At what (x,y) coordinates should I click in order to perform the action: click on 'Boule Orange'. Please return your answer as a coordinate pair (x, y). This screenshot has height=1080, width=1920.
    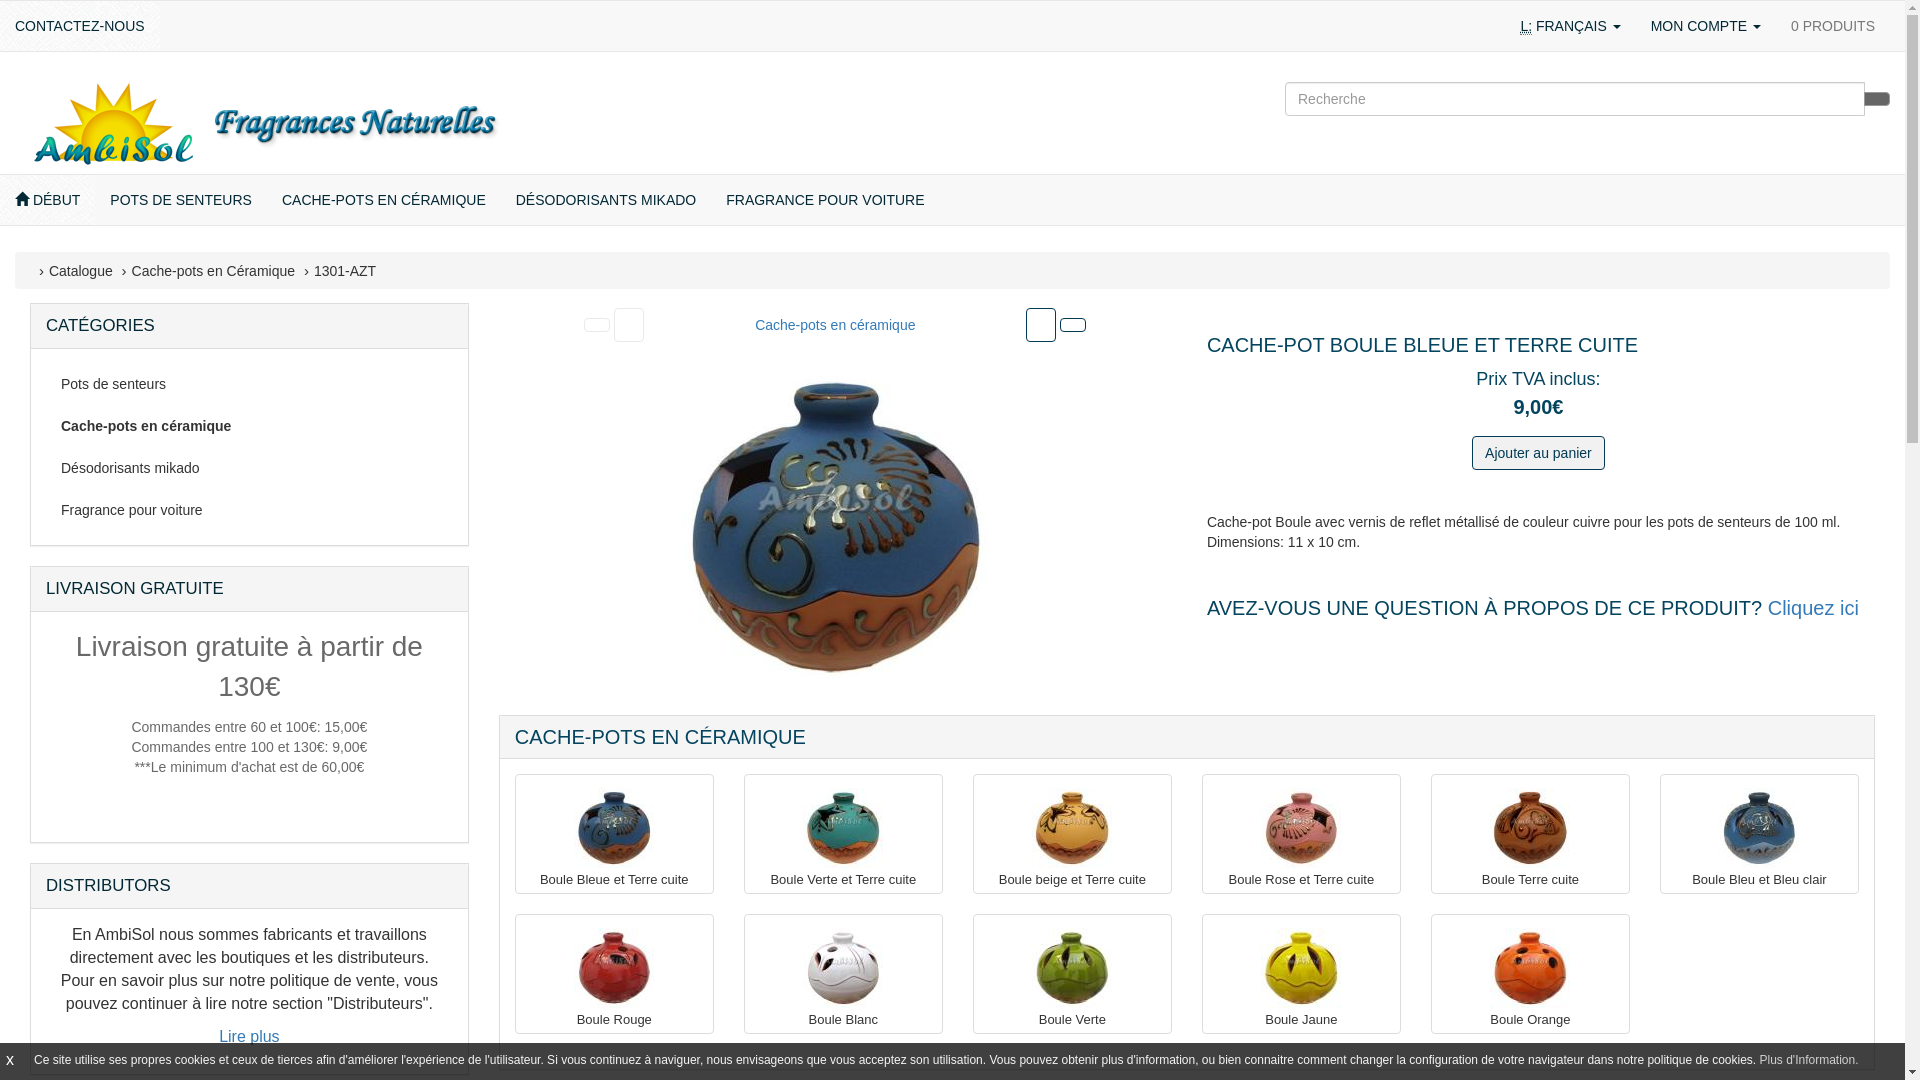
    Looking at the image, I should click on (1529, 1019).